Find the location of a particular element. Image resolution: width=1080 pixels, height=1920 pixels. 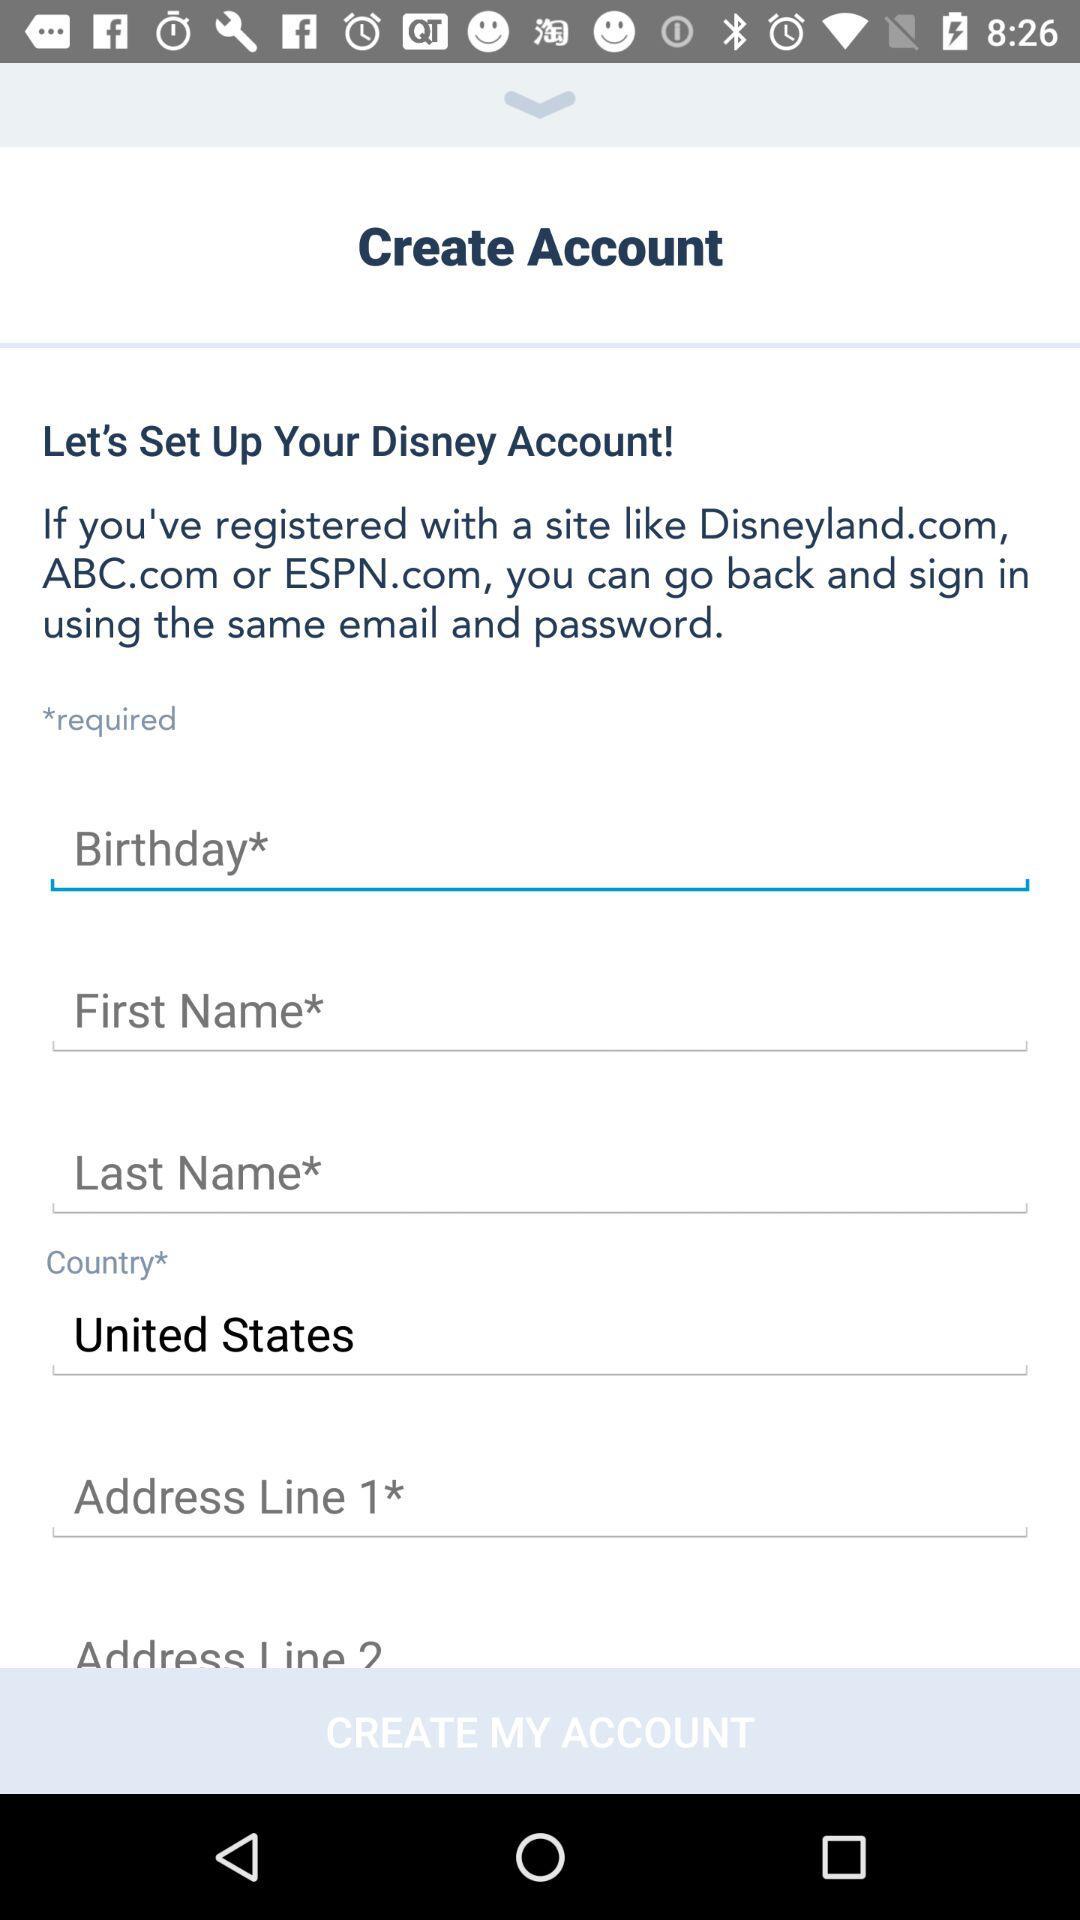

address textbox is located at coordinates (540, 1496).